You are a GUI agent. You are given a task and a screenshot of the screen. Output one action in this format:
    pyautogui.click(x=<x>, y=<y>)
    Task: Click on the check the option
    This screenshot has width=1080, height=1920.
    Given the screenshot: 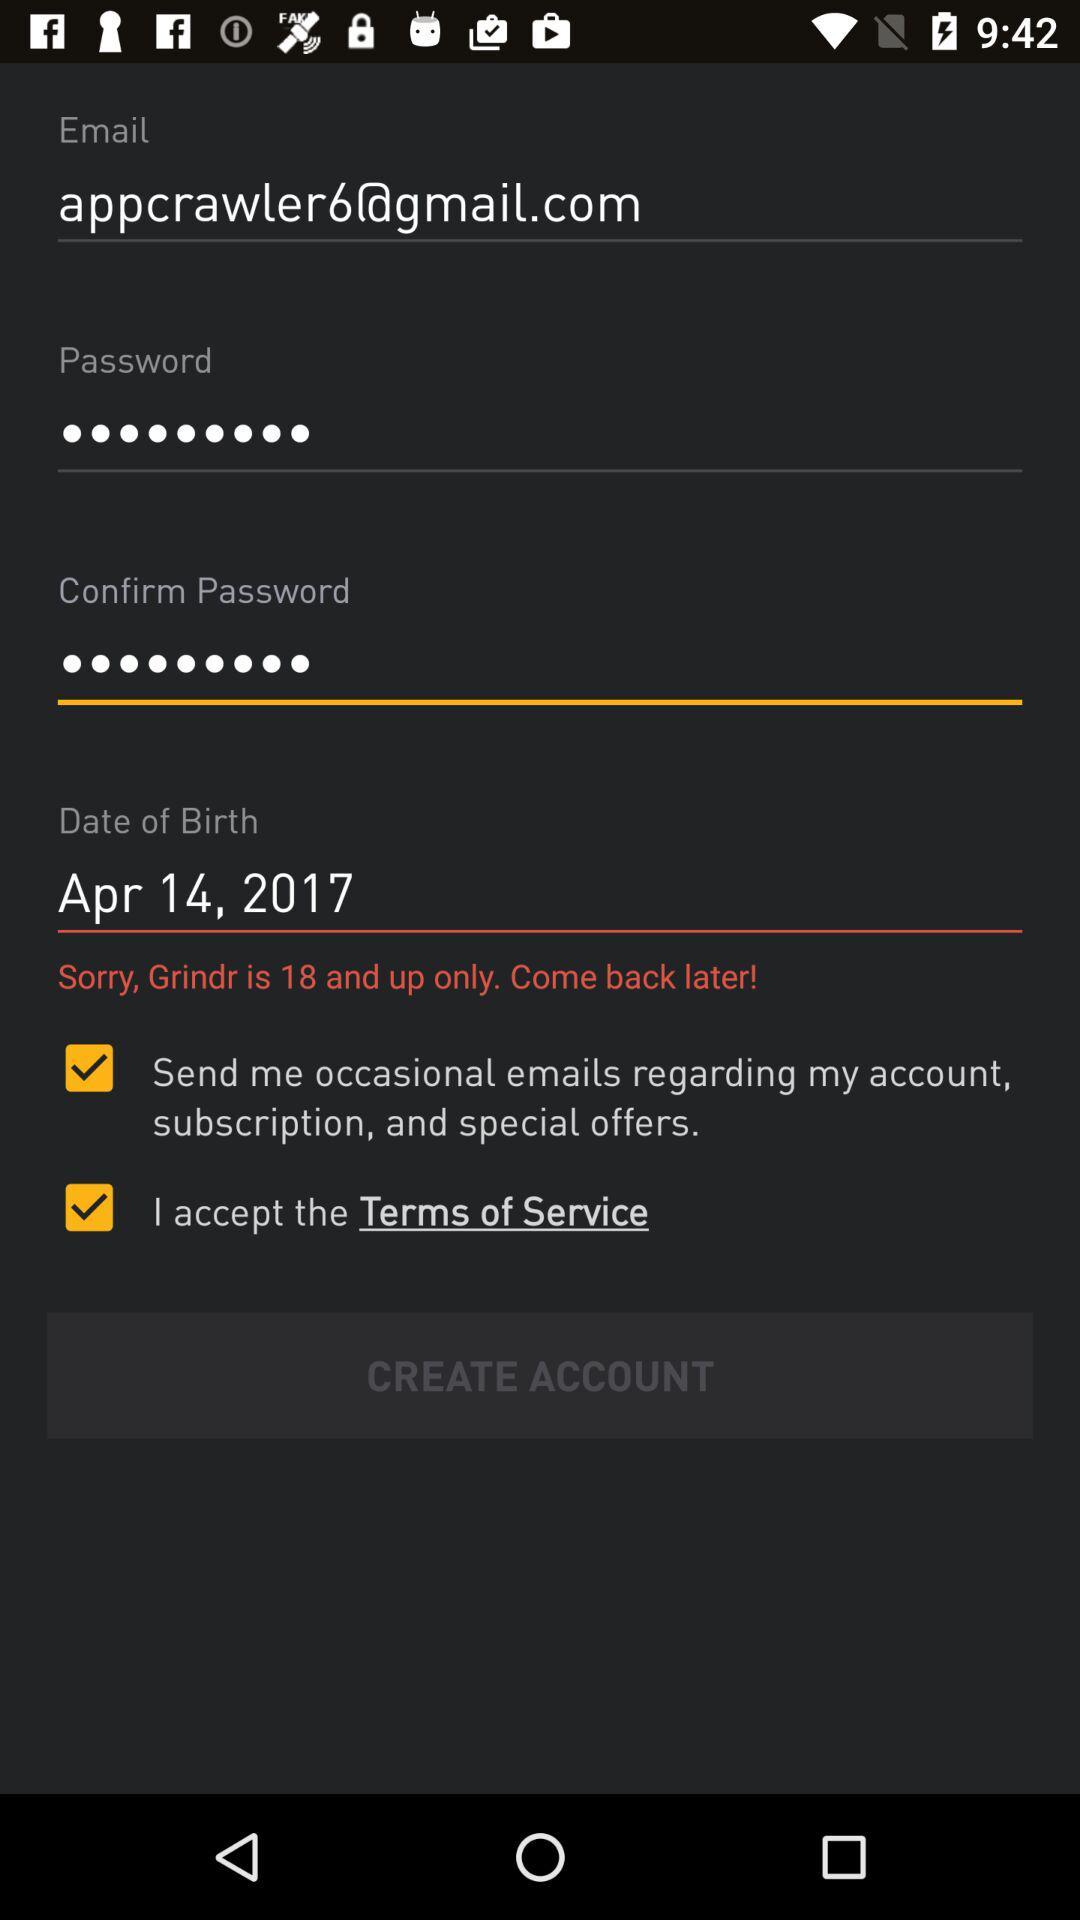 What is the action you would take?
    pyautogui.click(x=88, y=1206)
    